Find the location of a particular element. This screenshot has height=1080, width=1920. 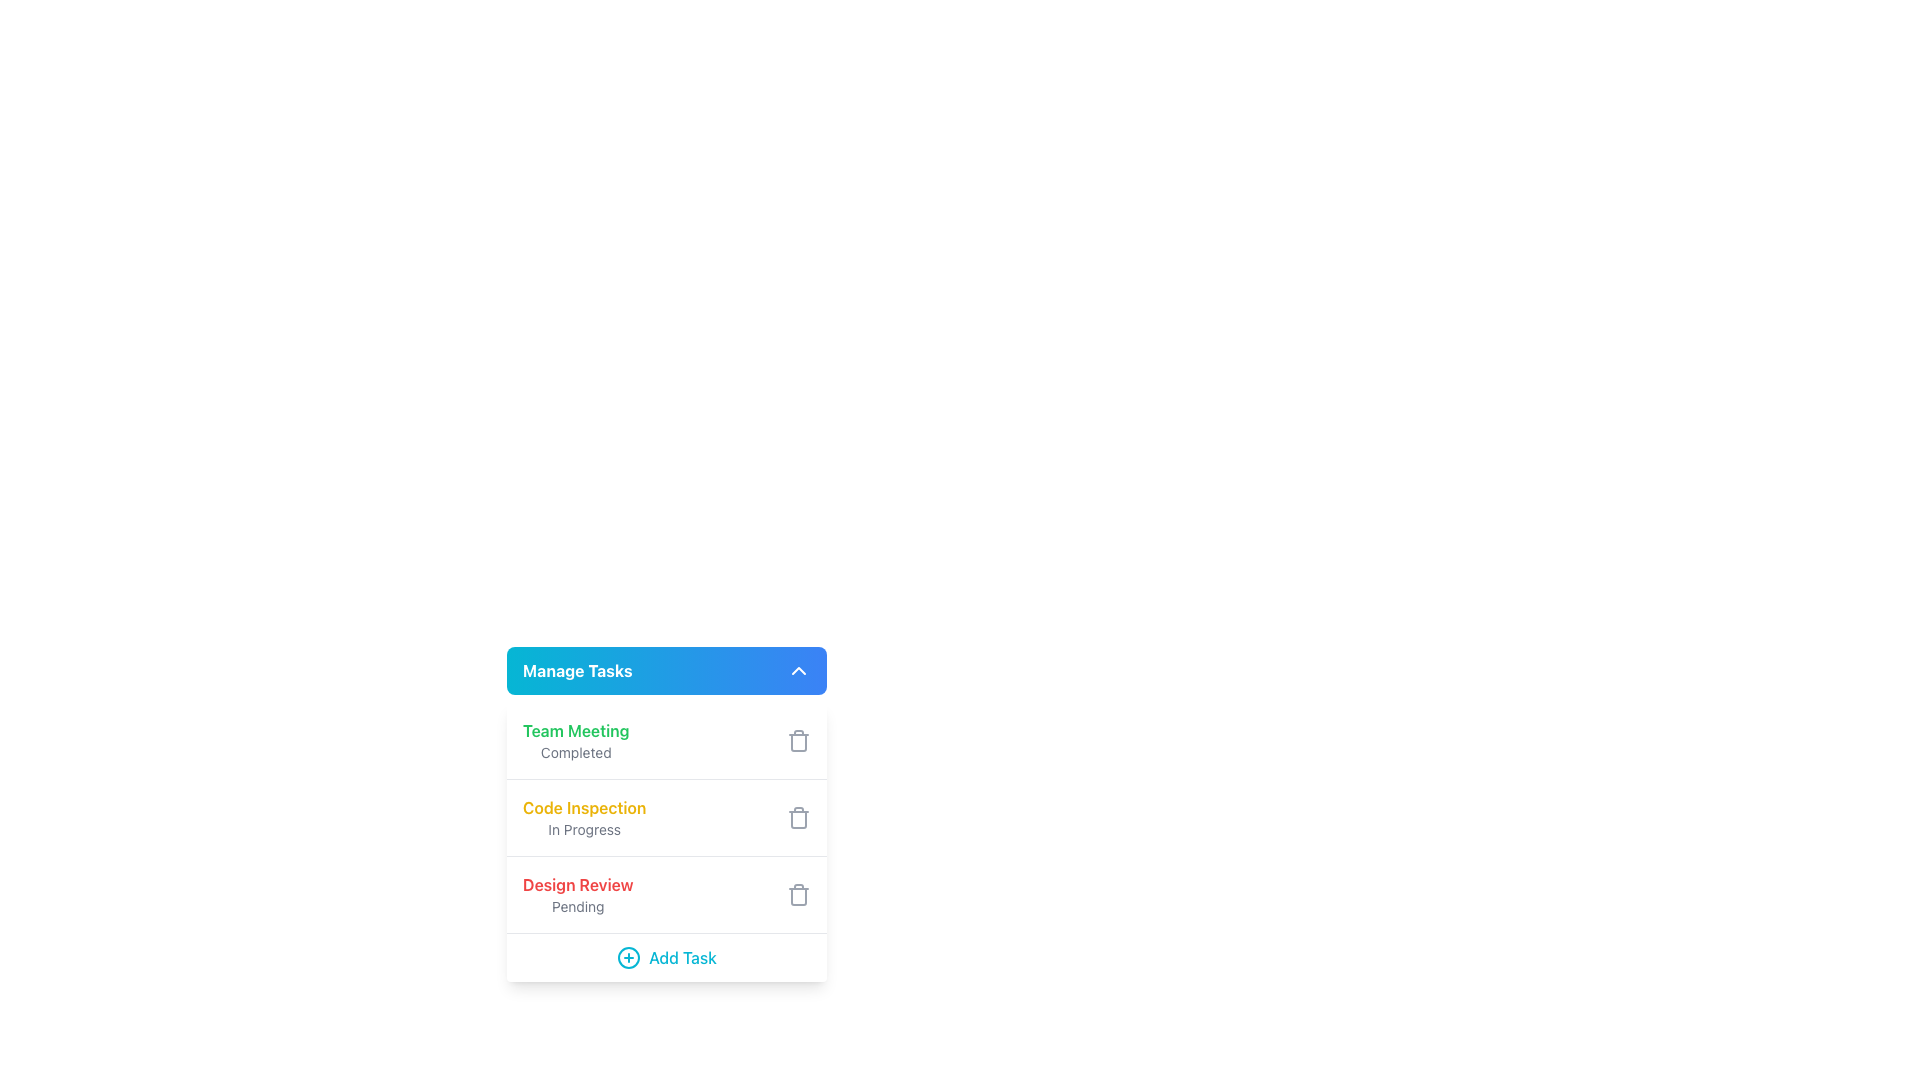

the trash icon, which is a rounded rectangle outlined in light gray and positioned near the right side of the 'Design Review' task row in the task management interface is located at coordinates (797, 896).